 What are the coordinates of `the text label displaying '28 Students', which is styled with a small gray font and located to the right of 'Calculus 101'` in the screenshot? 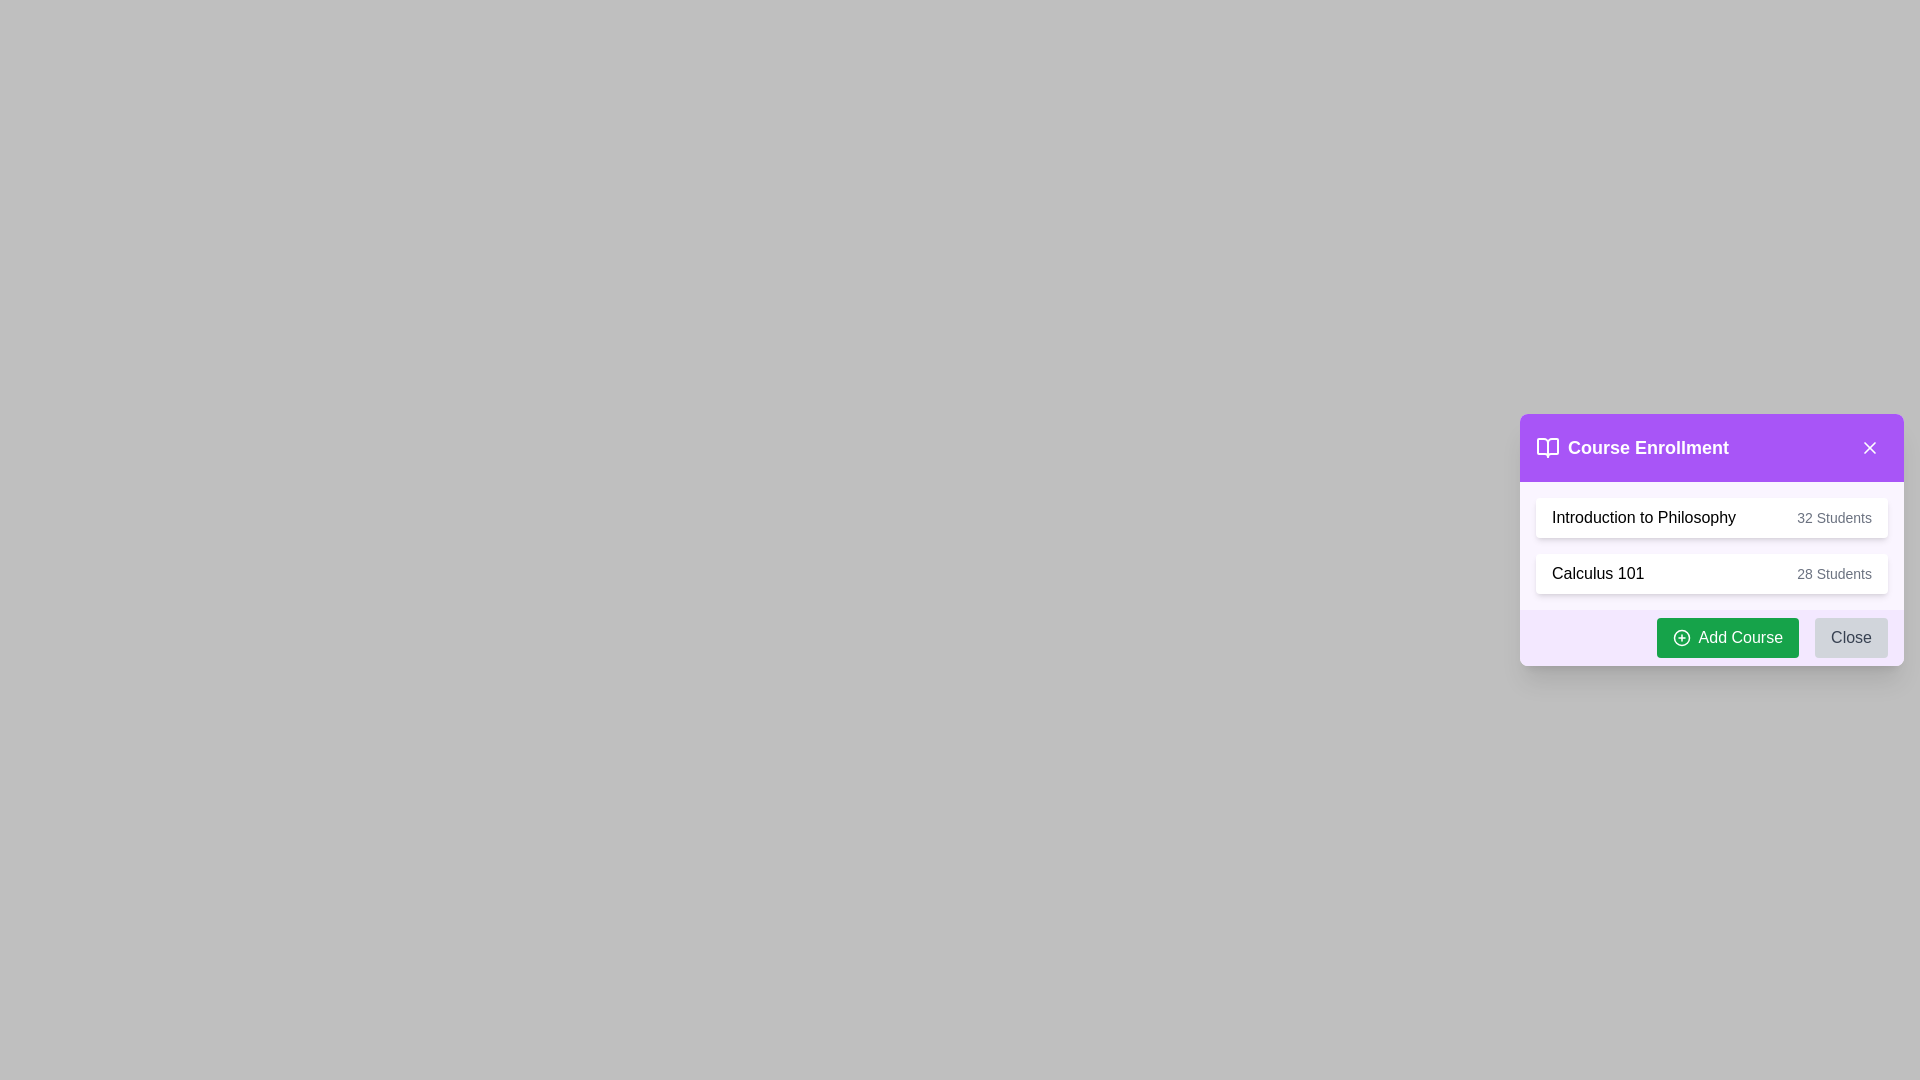 It's located at (1834, 574).